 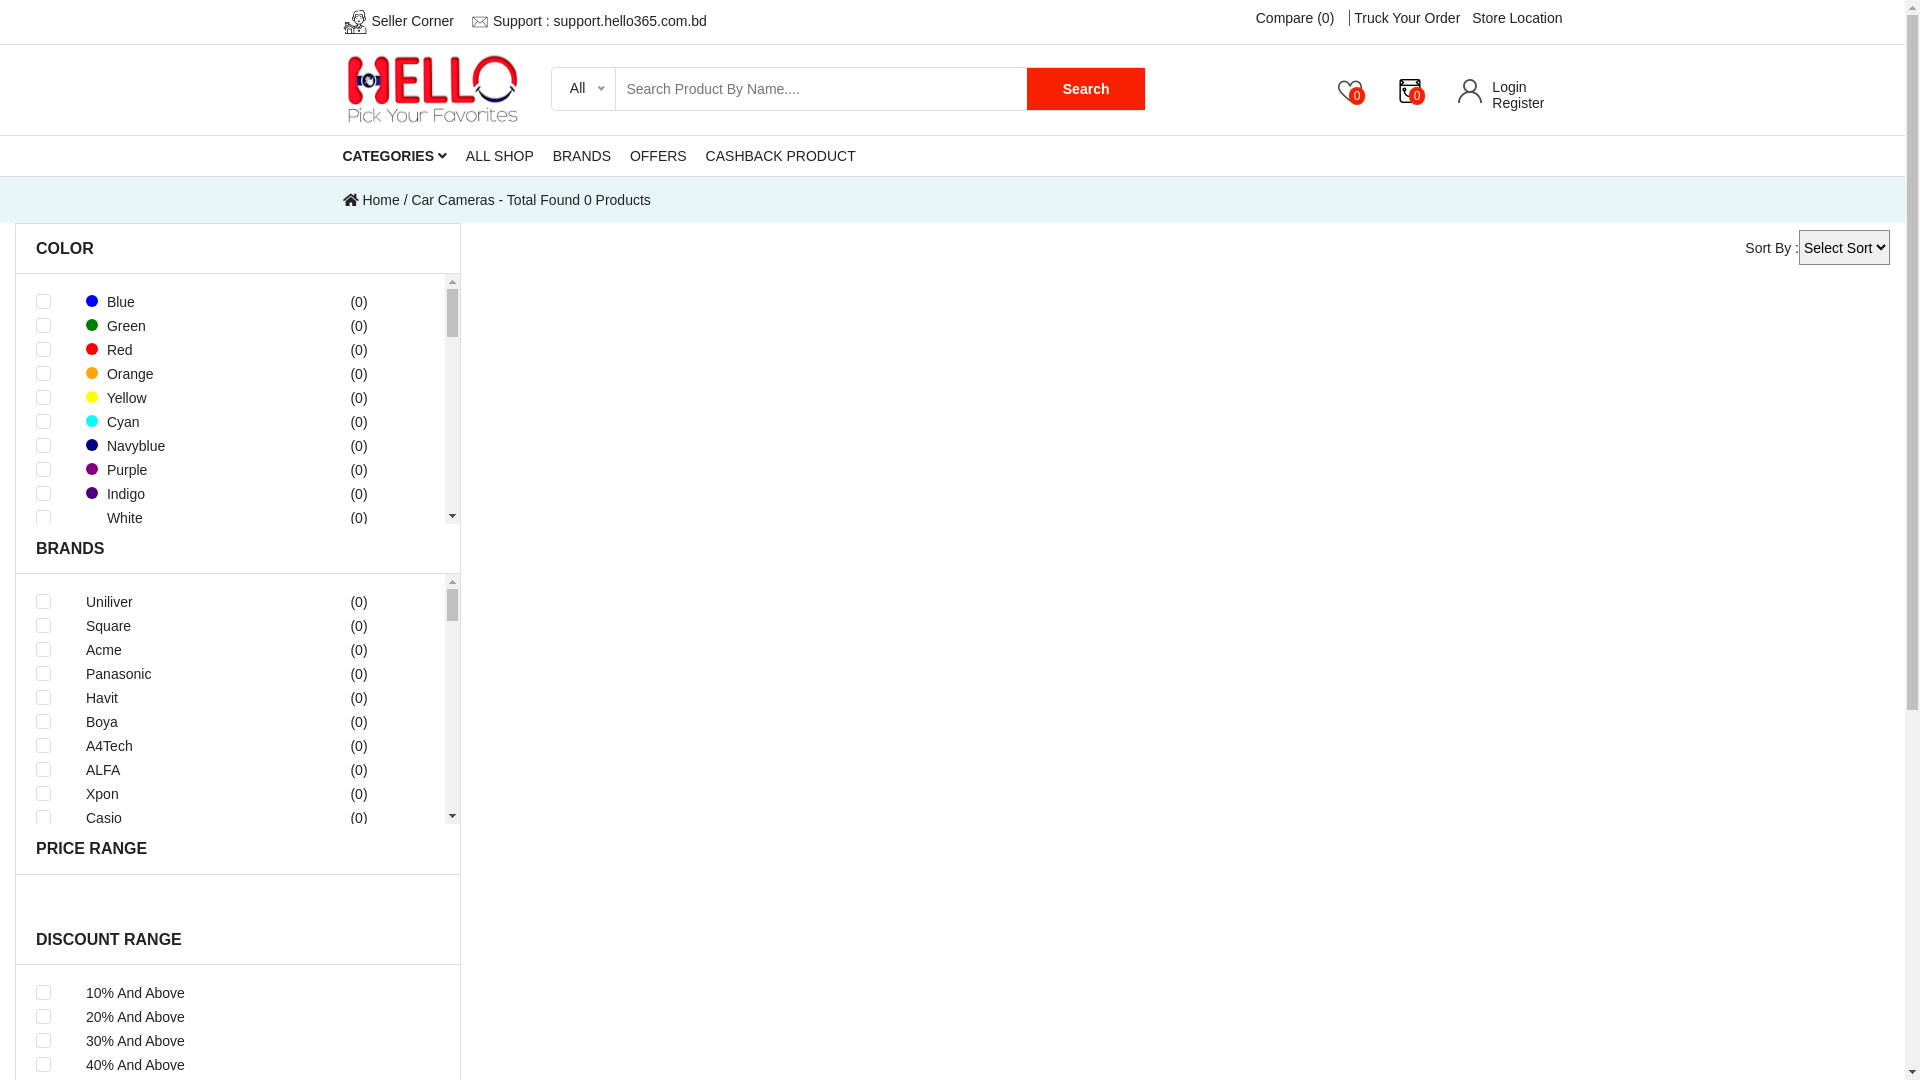 What do you see at coordinates (56, 1017) in the screenshot?
I see `'20% And Above'` at bounding box center [56, 1017].